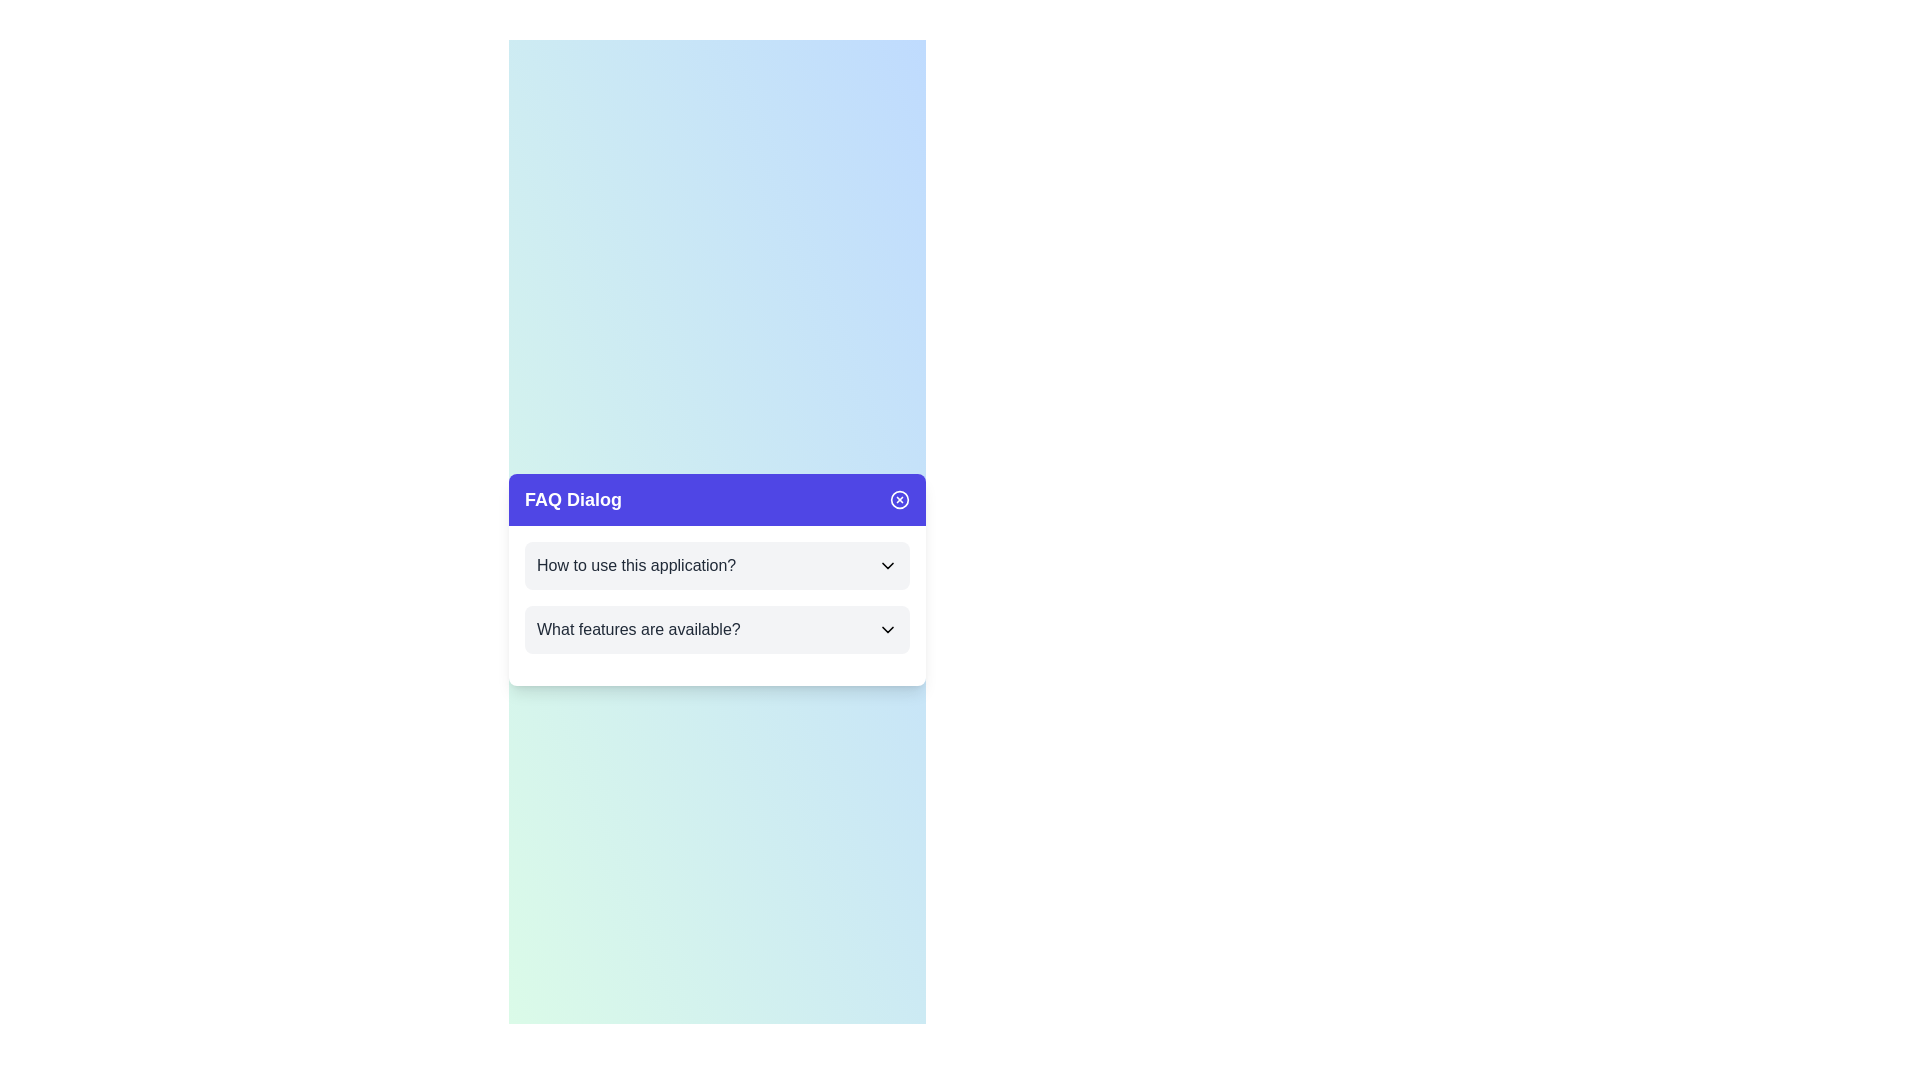  Describe the element at coordinates (717, 628) in the screenshot. I see `the FAQ item titled 'What features are available?' to expand or collapse it` at that location.